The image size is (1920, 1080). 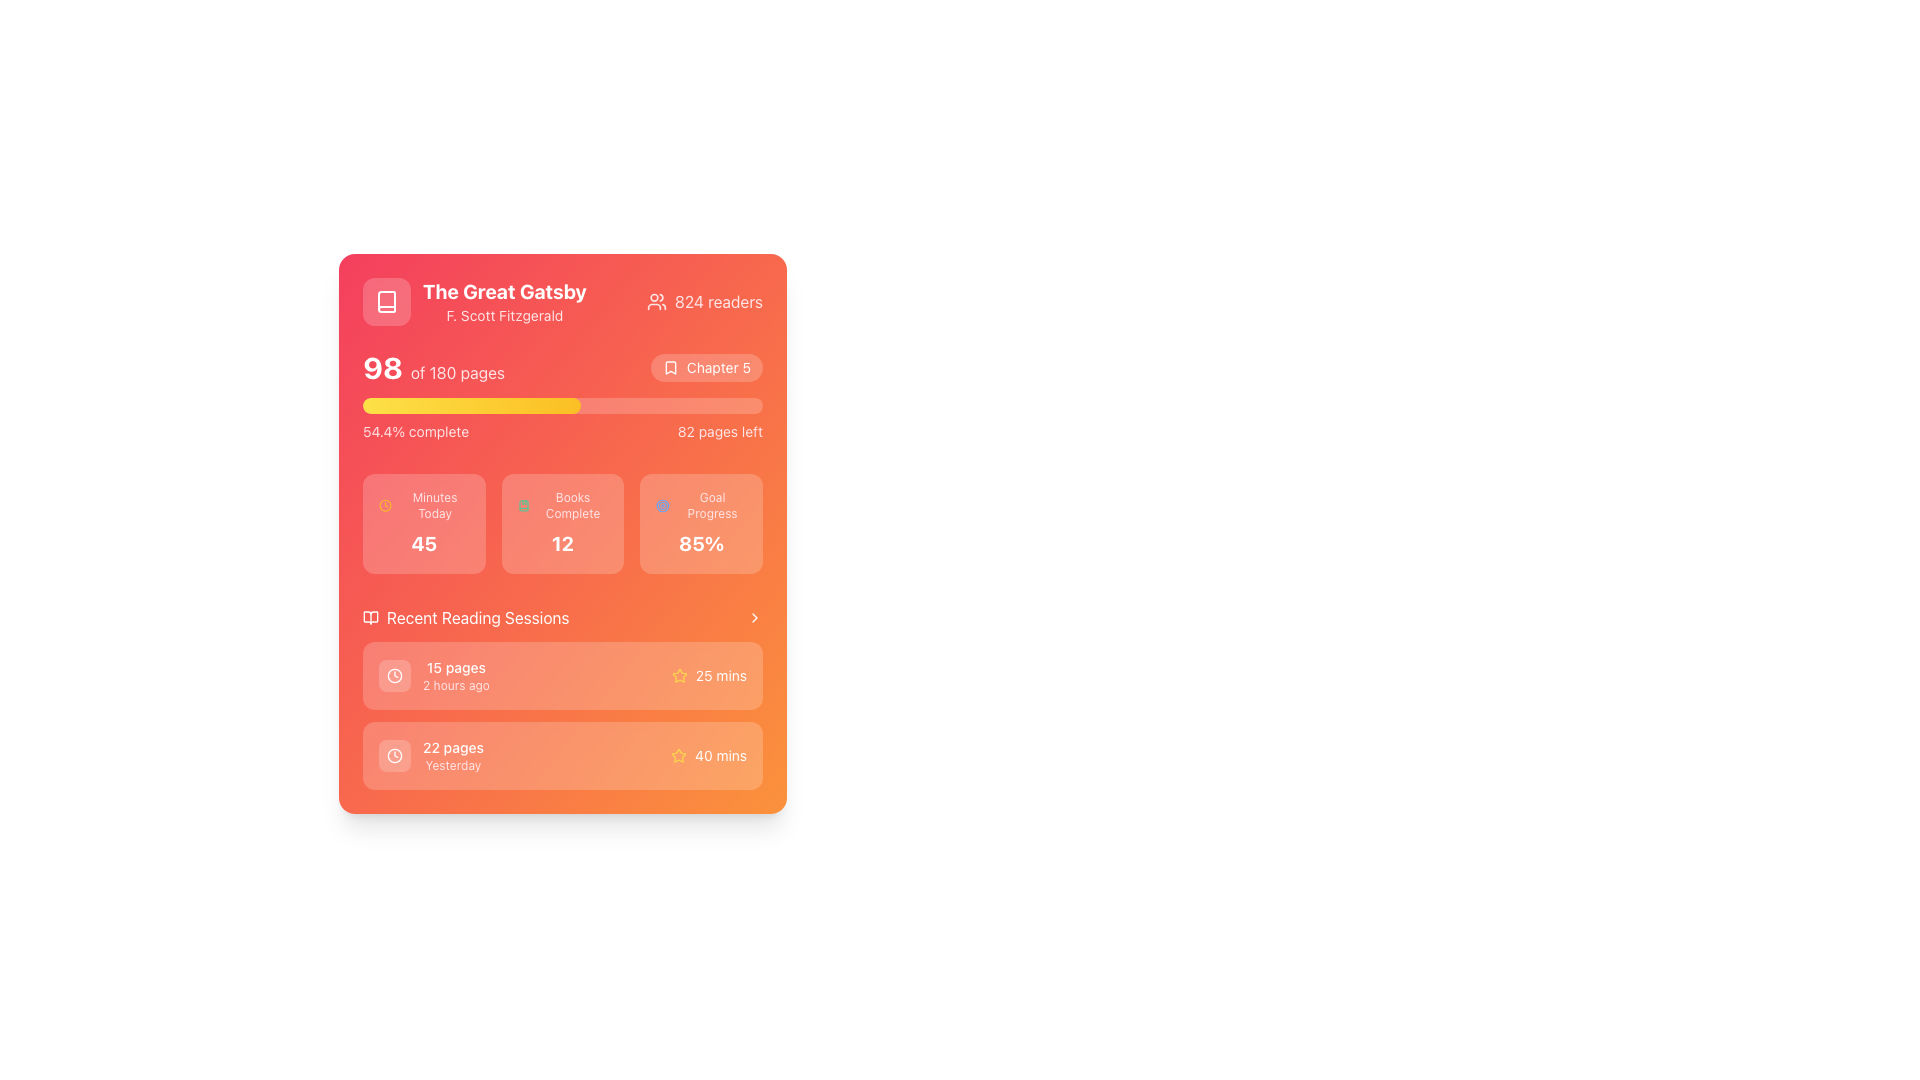 What do you see at coordinates (423, 543) in the screenshot?
I see `displayed numeric text from the Text element indicating the count of minutes today, located within the 'Minutes Today' card in the second row, first column of the grid layout` at bounding box center [423, 543].